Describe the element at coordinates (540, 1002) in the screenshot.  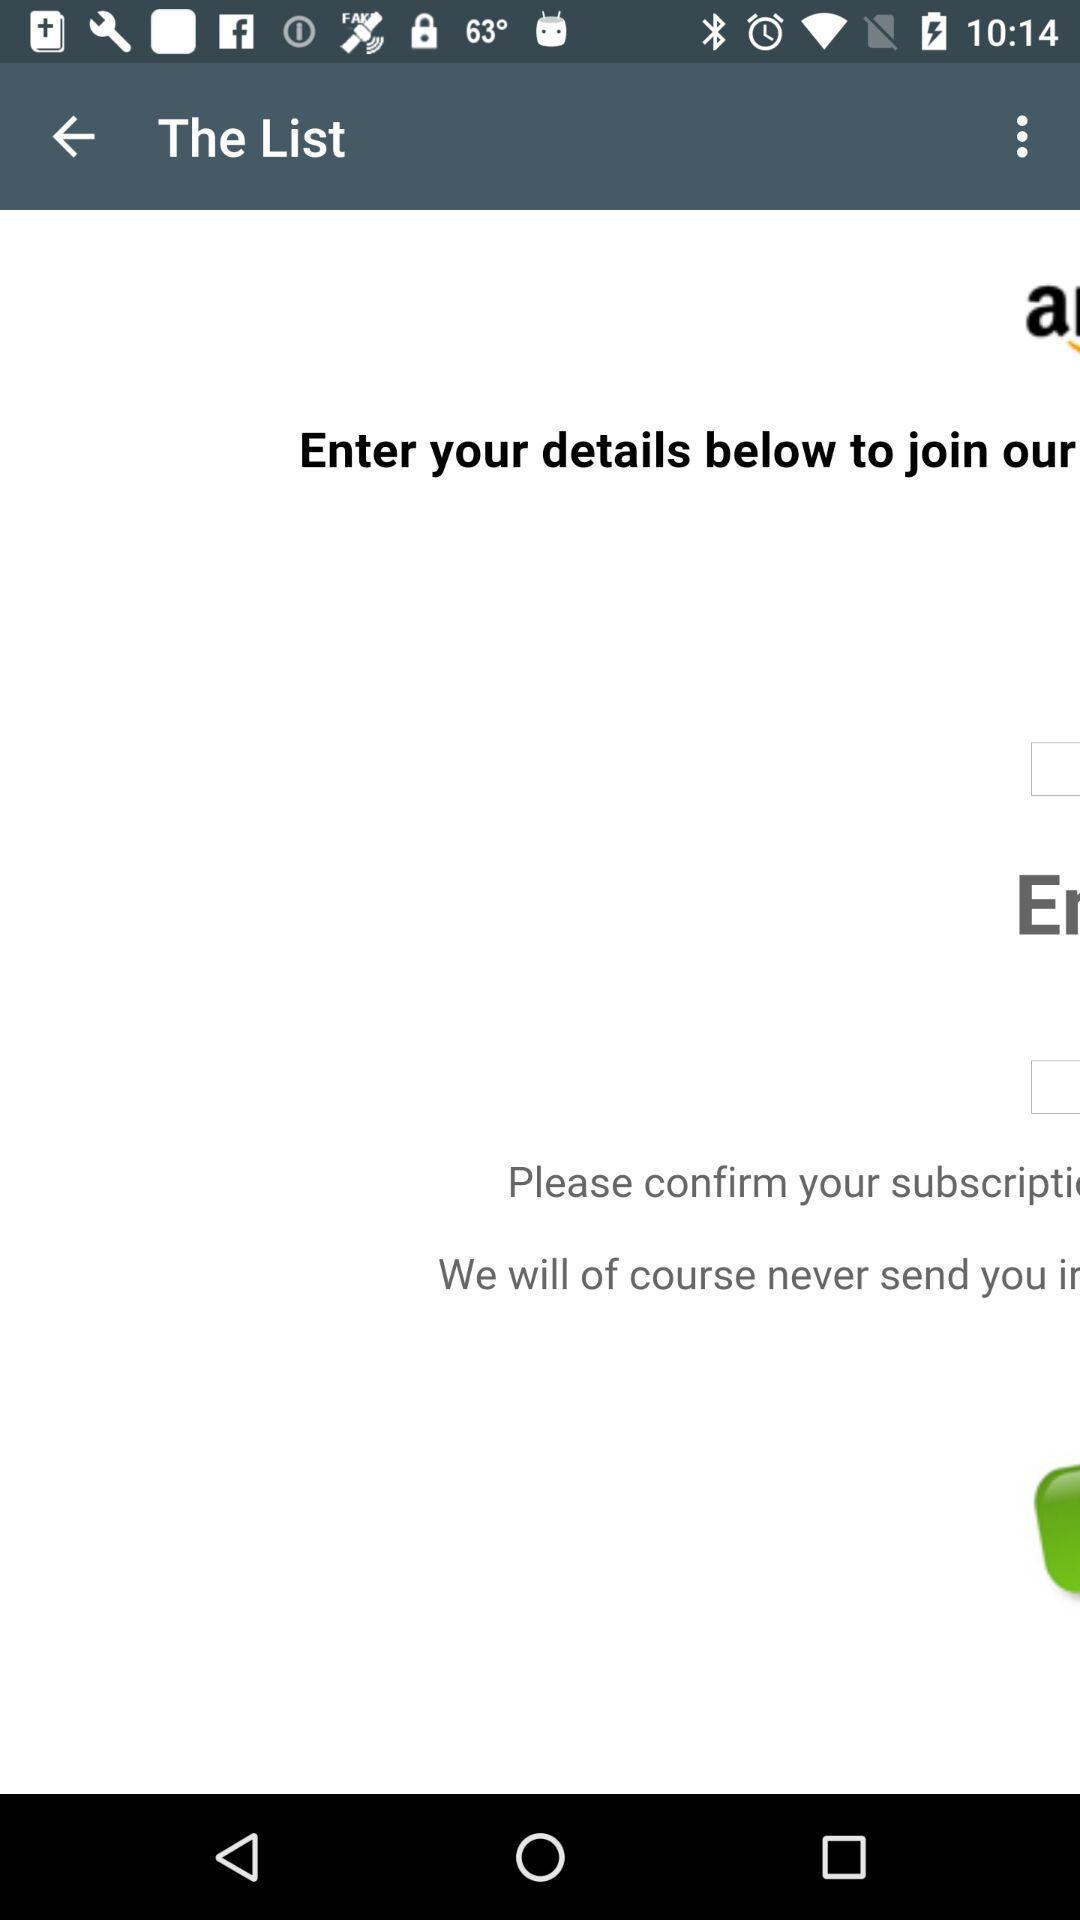
I see `item at the center` at that location.